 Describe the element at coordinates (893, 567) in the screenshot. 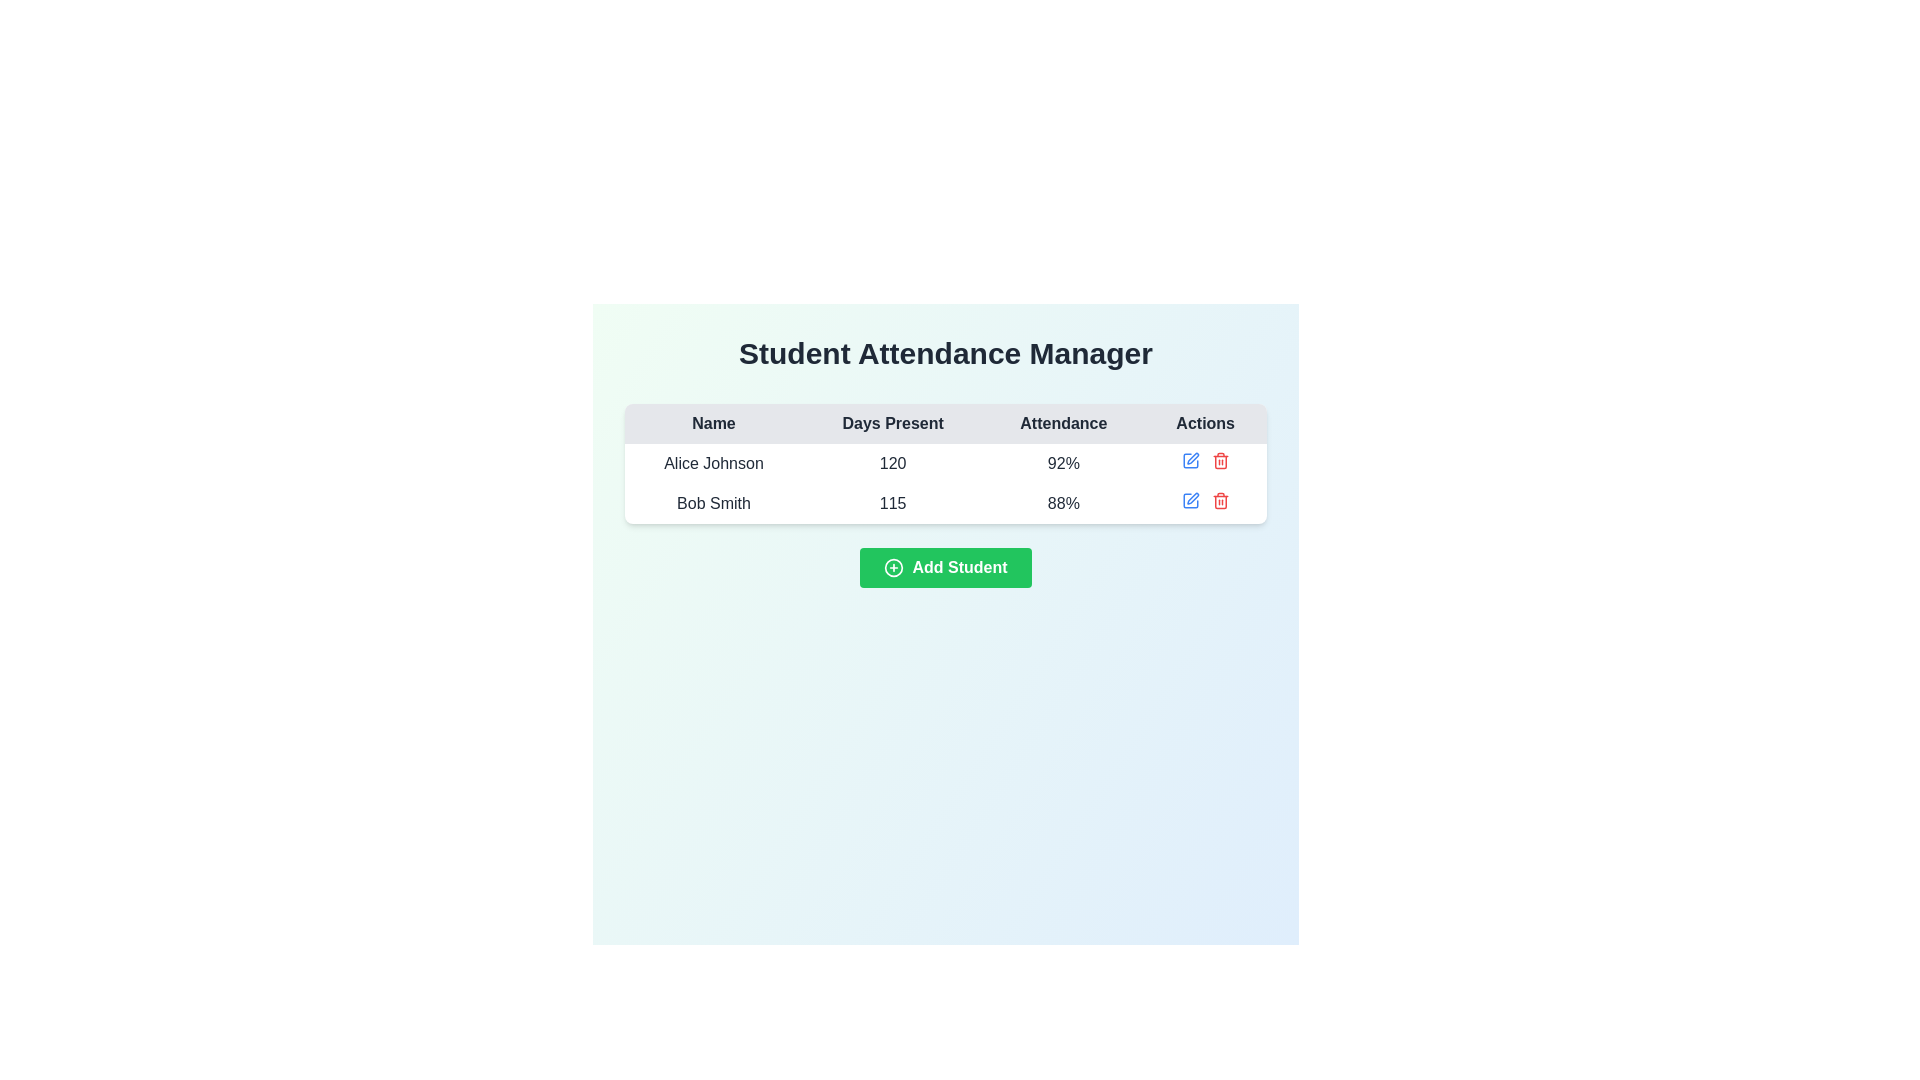

I see `the circular green icon with a plus sign, which is located to the left of the 'Add Student' text button on a green background, positioned centrally below the student data table` at that location.